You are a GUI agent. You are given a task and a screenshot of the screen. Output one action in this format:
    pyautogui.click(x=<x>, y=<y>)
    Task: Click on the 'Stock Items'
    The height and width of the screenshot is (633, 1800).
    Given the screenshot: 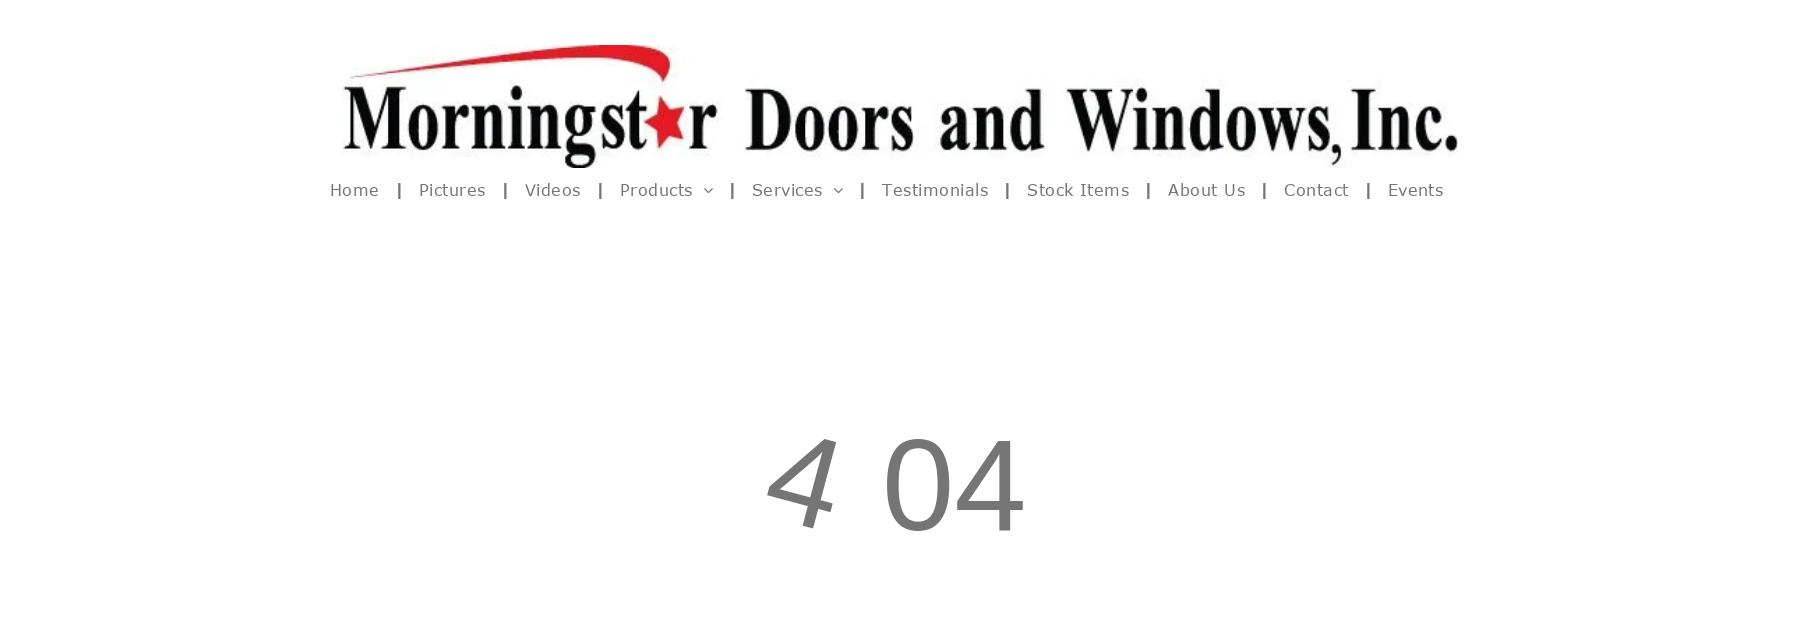 What is the action you would take?
    pyautogui.click(x=1078, y=189)
    